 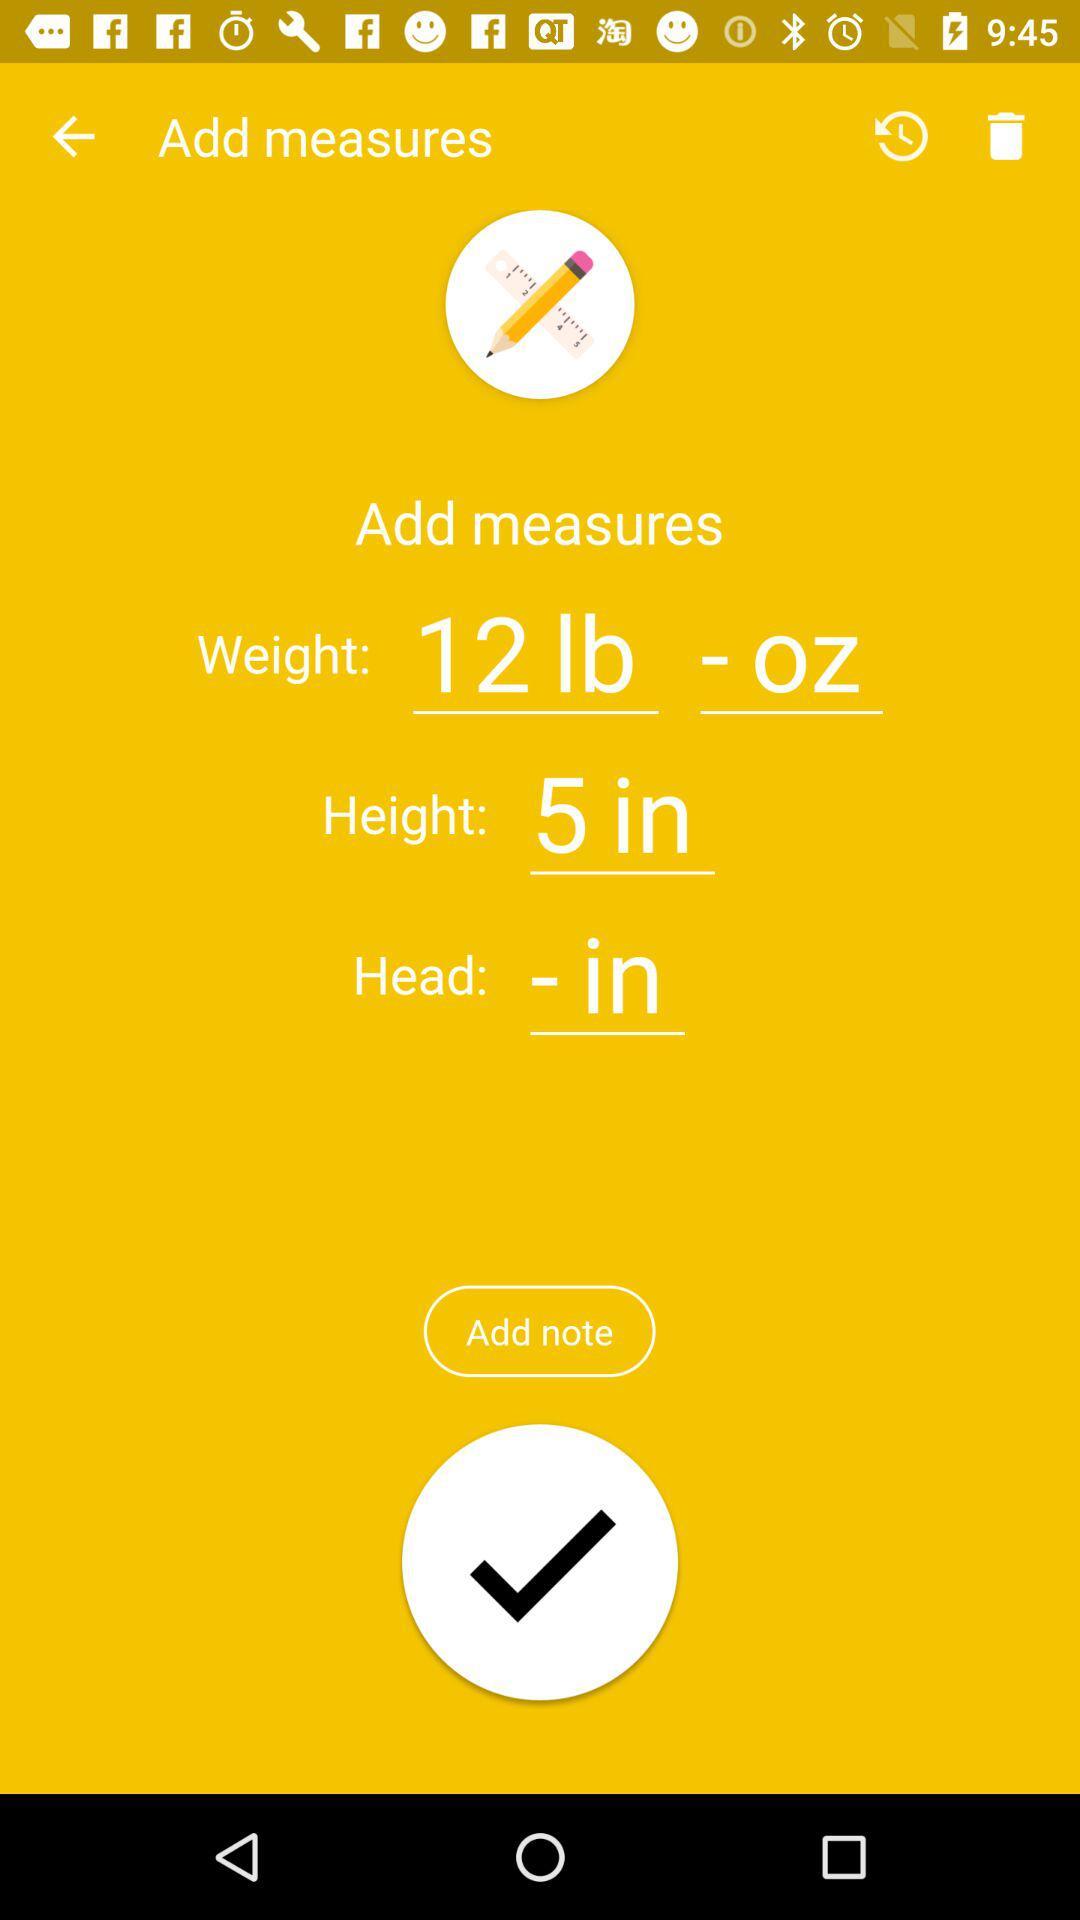 What do you see at coordinates (714, 640) in the screenshot?
I see `item above in` at bounding box center [714, 640].